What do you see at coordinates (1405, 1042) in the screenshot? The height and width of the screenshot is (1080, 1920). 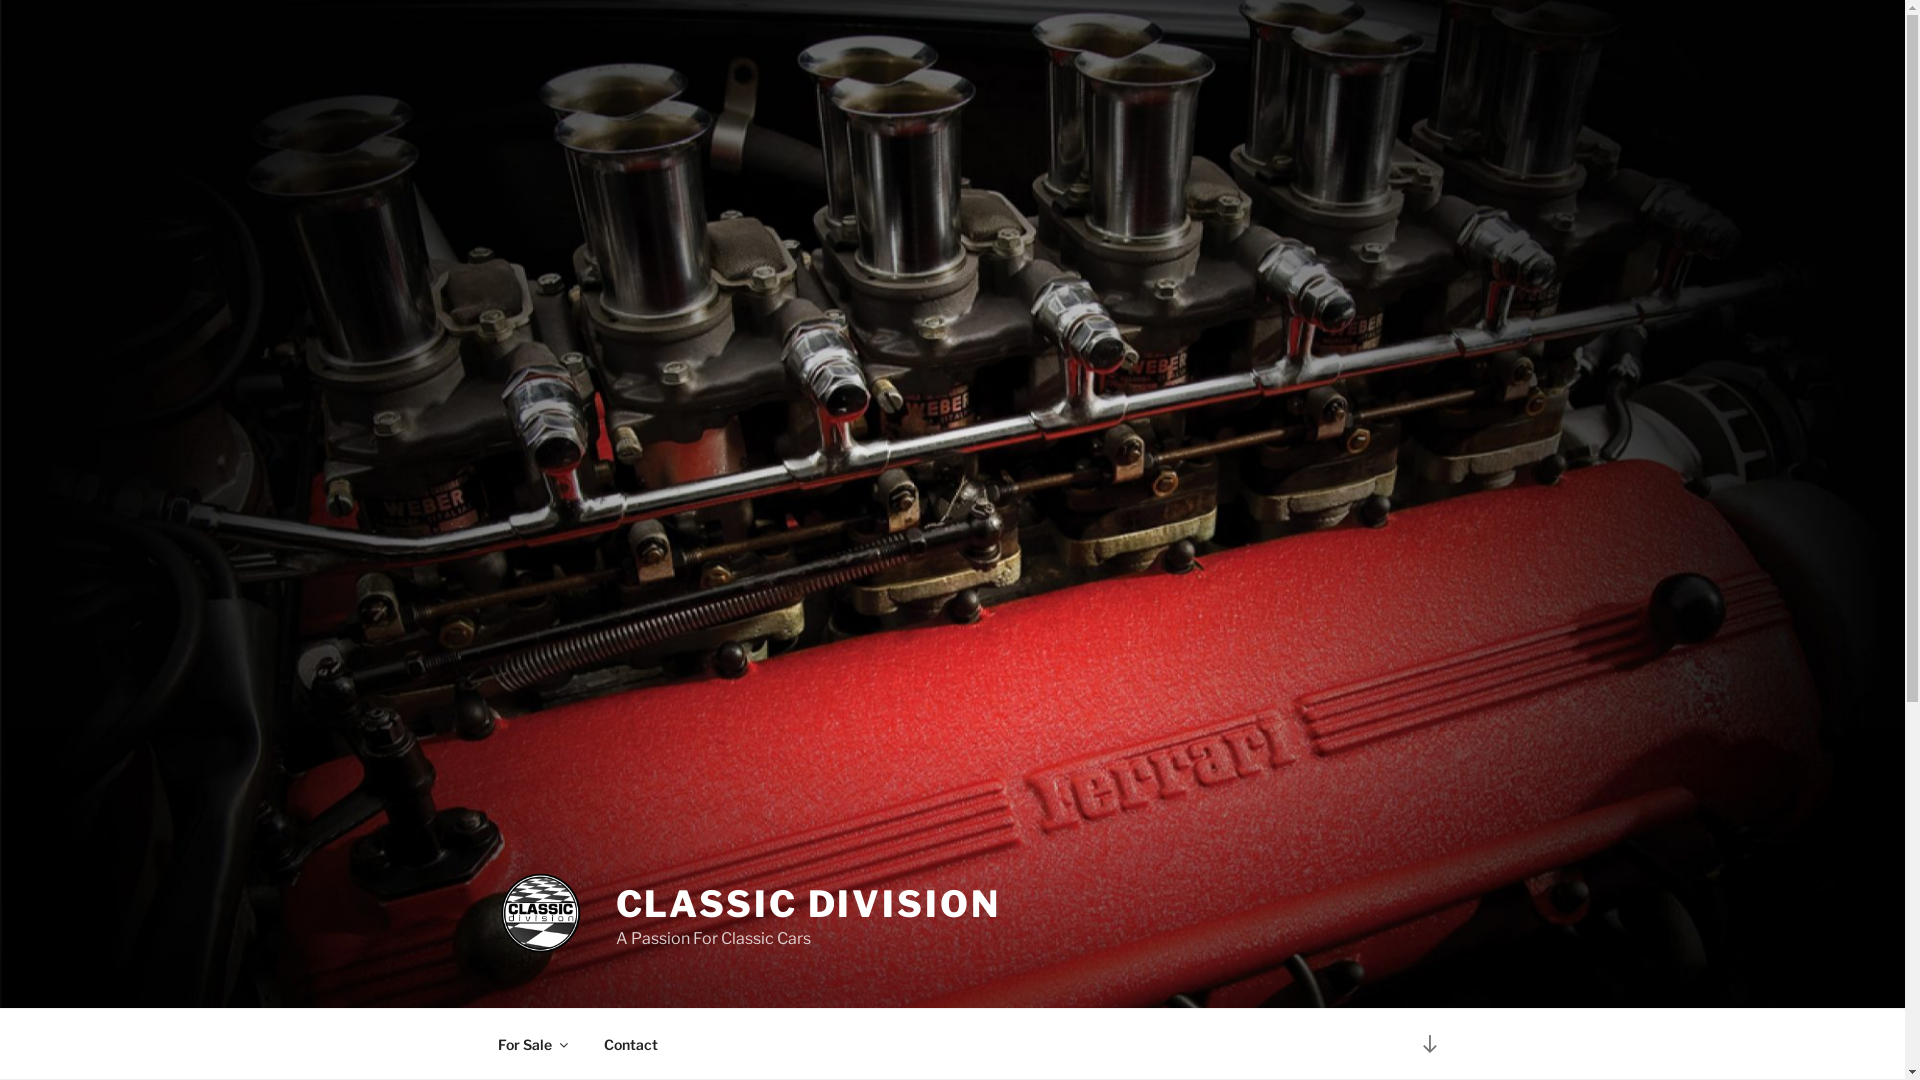 I see `'Scroll down to content'` at bounding box center [1405, 1042].